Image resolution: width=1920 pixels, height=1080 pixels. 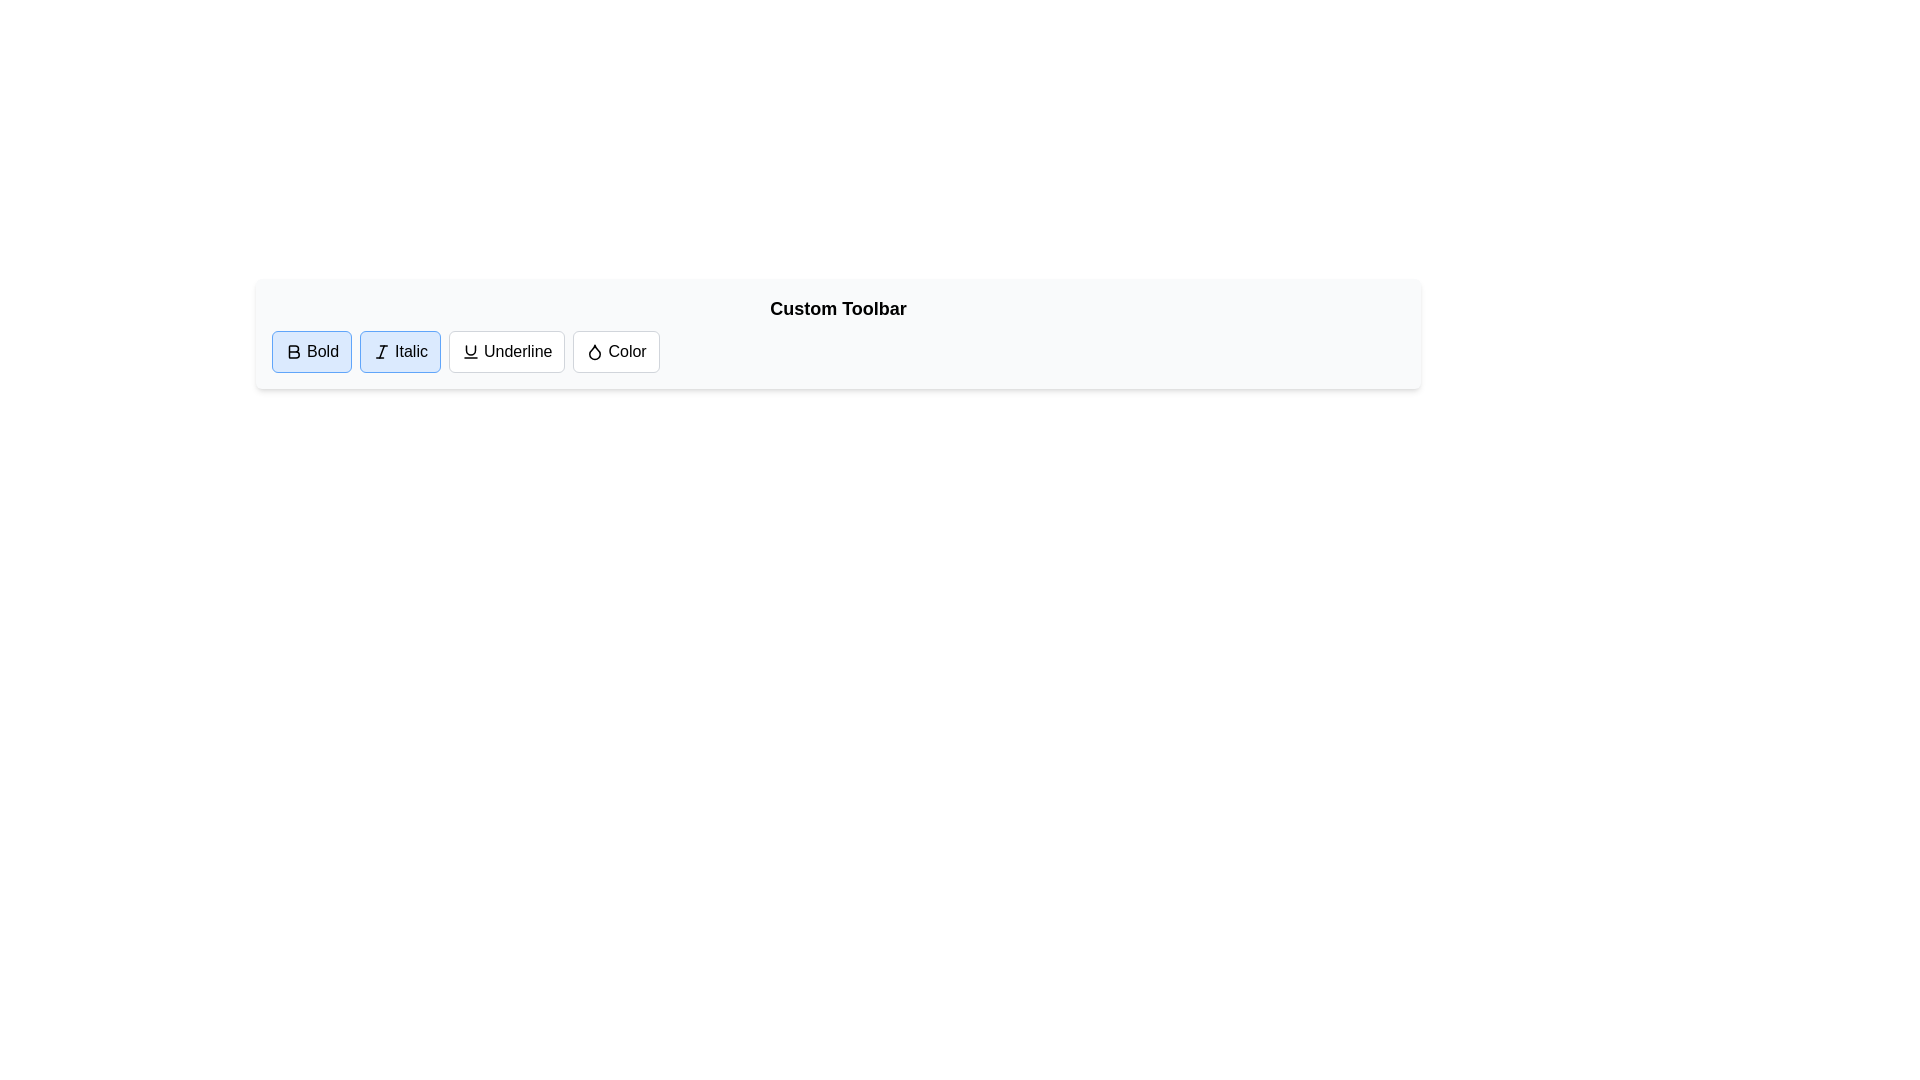 What do you see at coordinates (518, 350) in the screenshot?
I see `the text label element of the underline formatting button` at bounding box center [518, 350].